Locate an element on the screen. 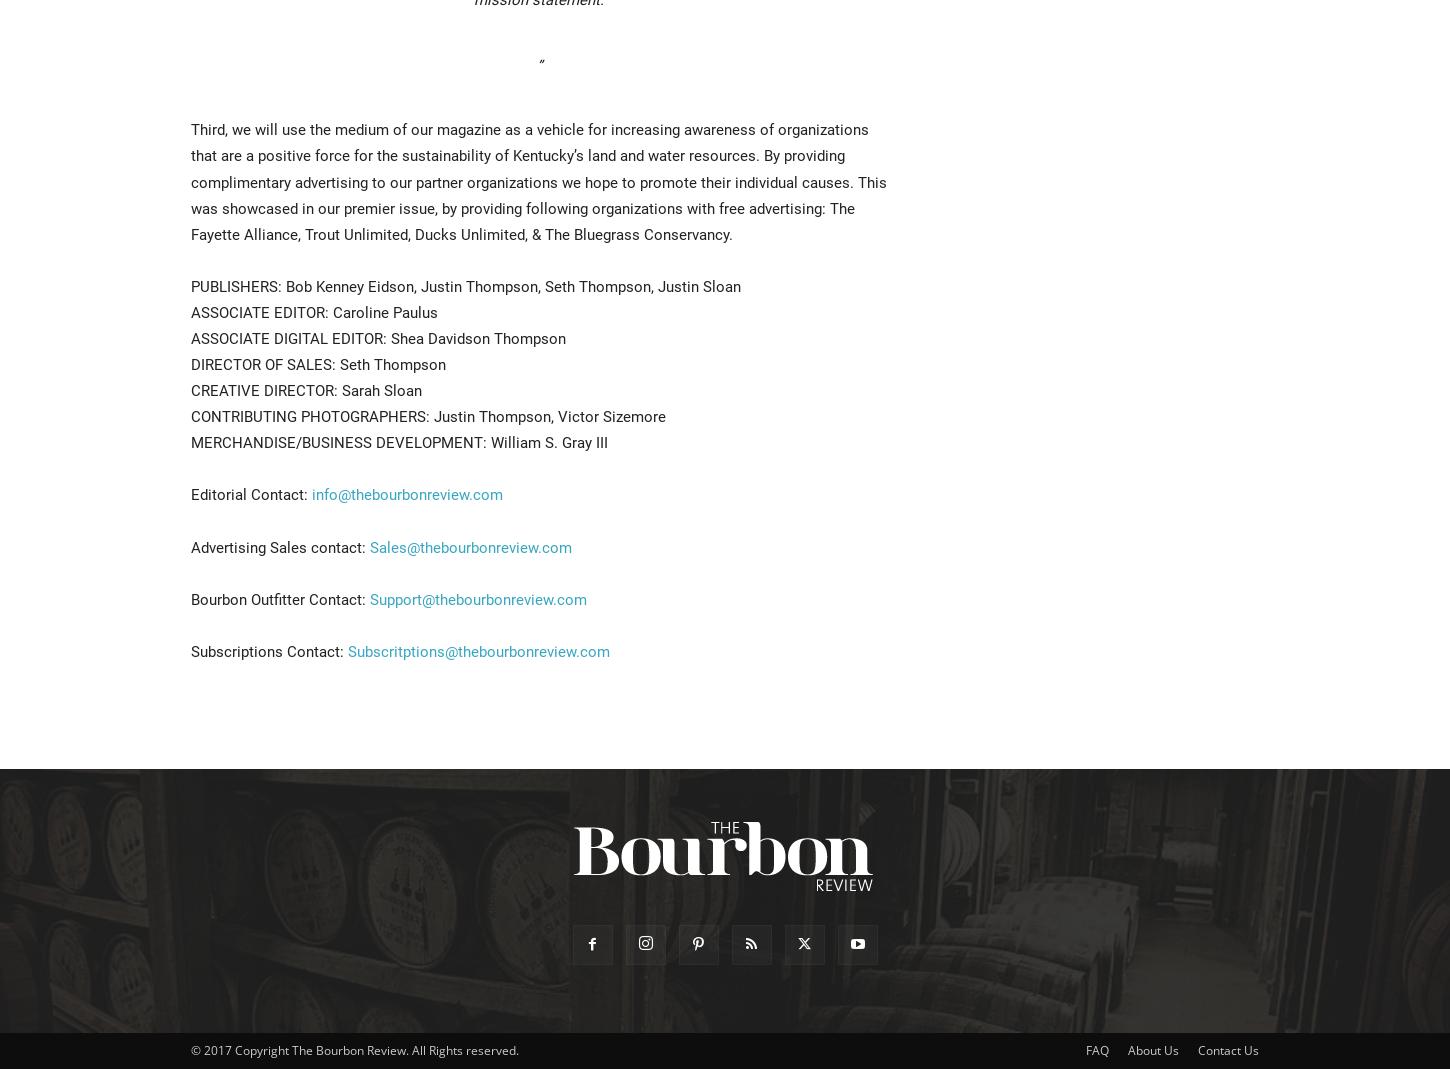  'Sales@thebourbonreview.com' is located at coordinates (469, 547).